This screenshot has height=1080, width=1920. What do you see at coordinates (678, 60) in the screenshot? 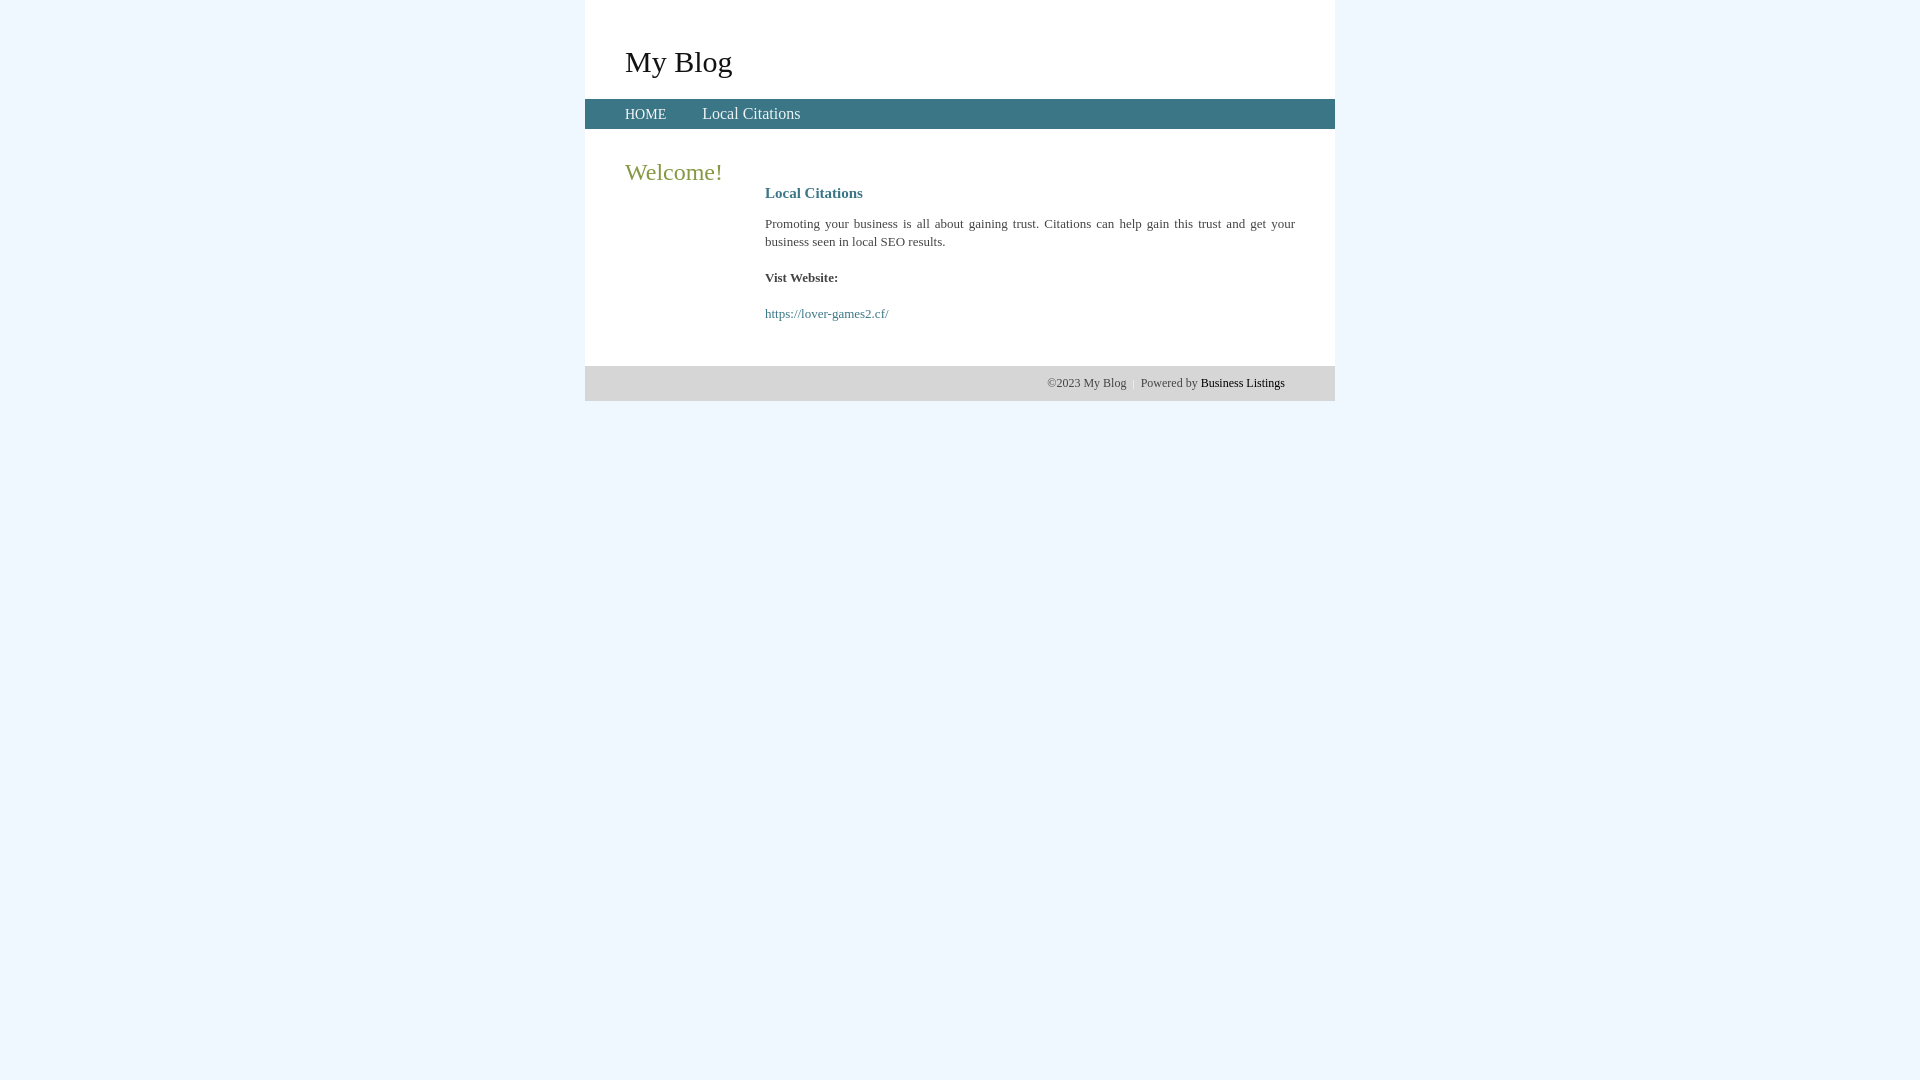
I see `'My Blog'` at bounding box center [678, 60].